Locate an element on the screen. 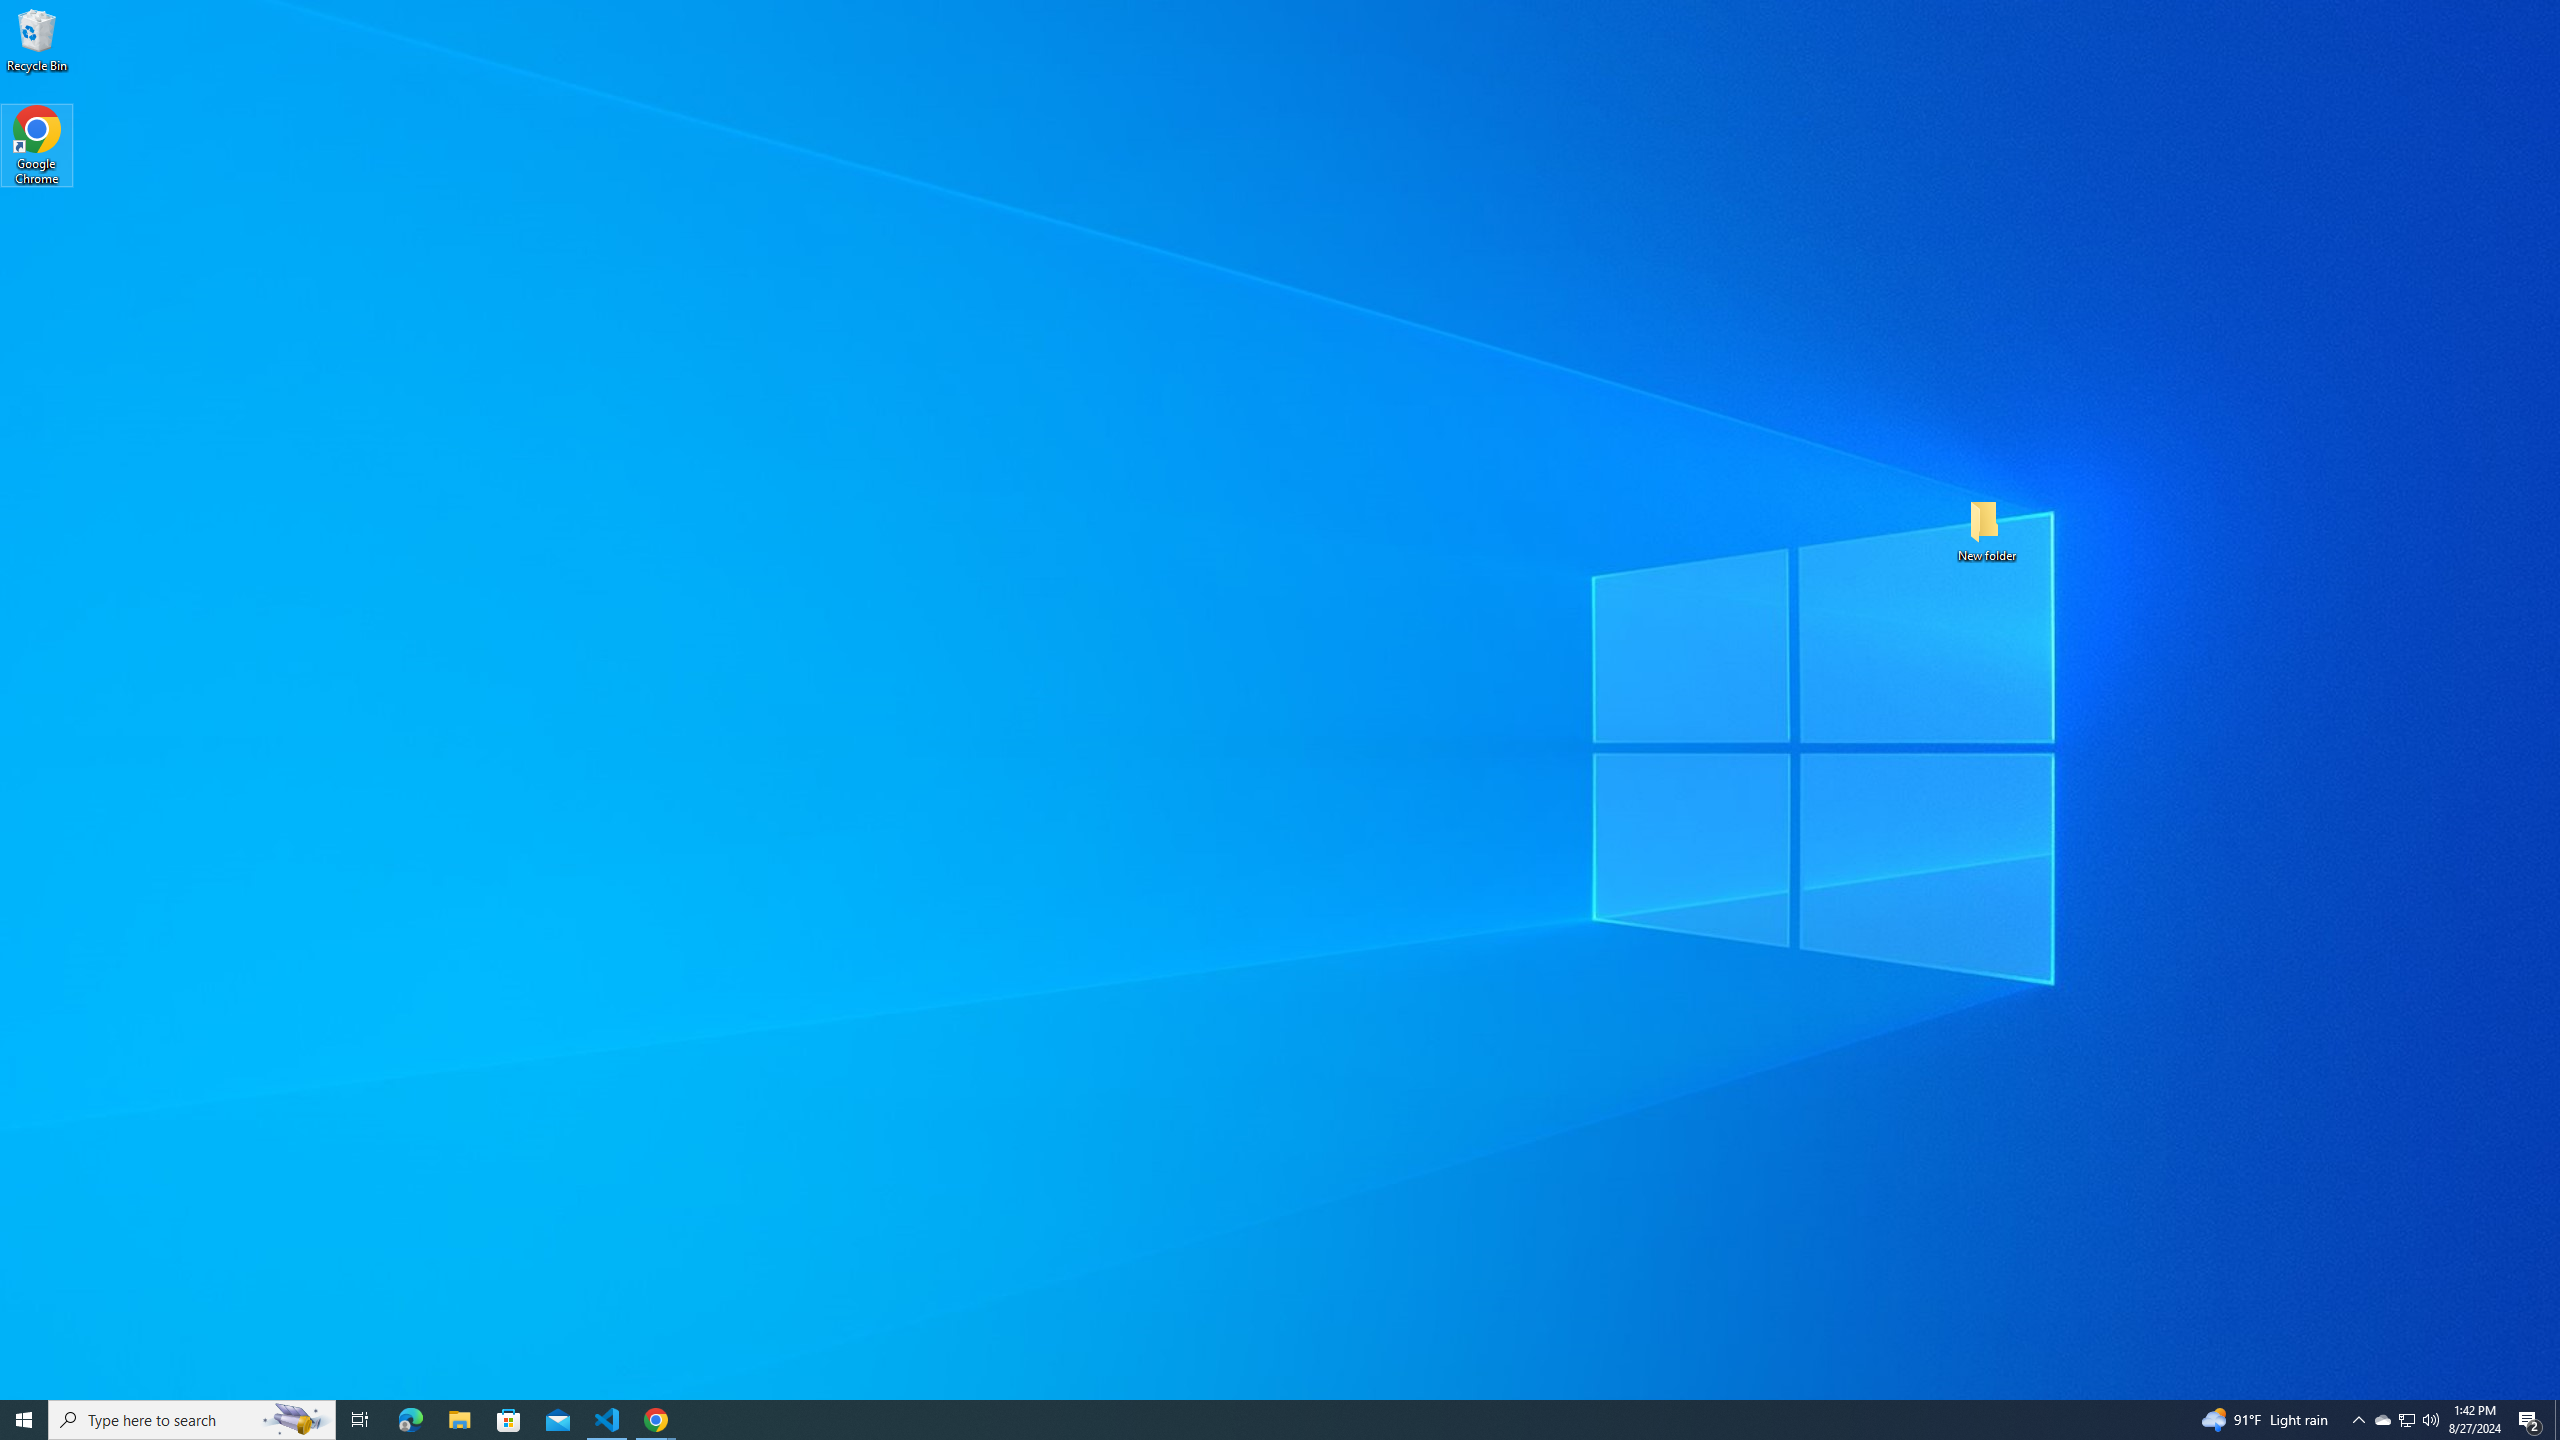 The image size is (2560, 1440). 'Google Chrome' is located at coordinates (36, 145).